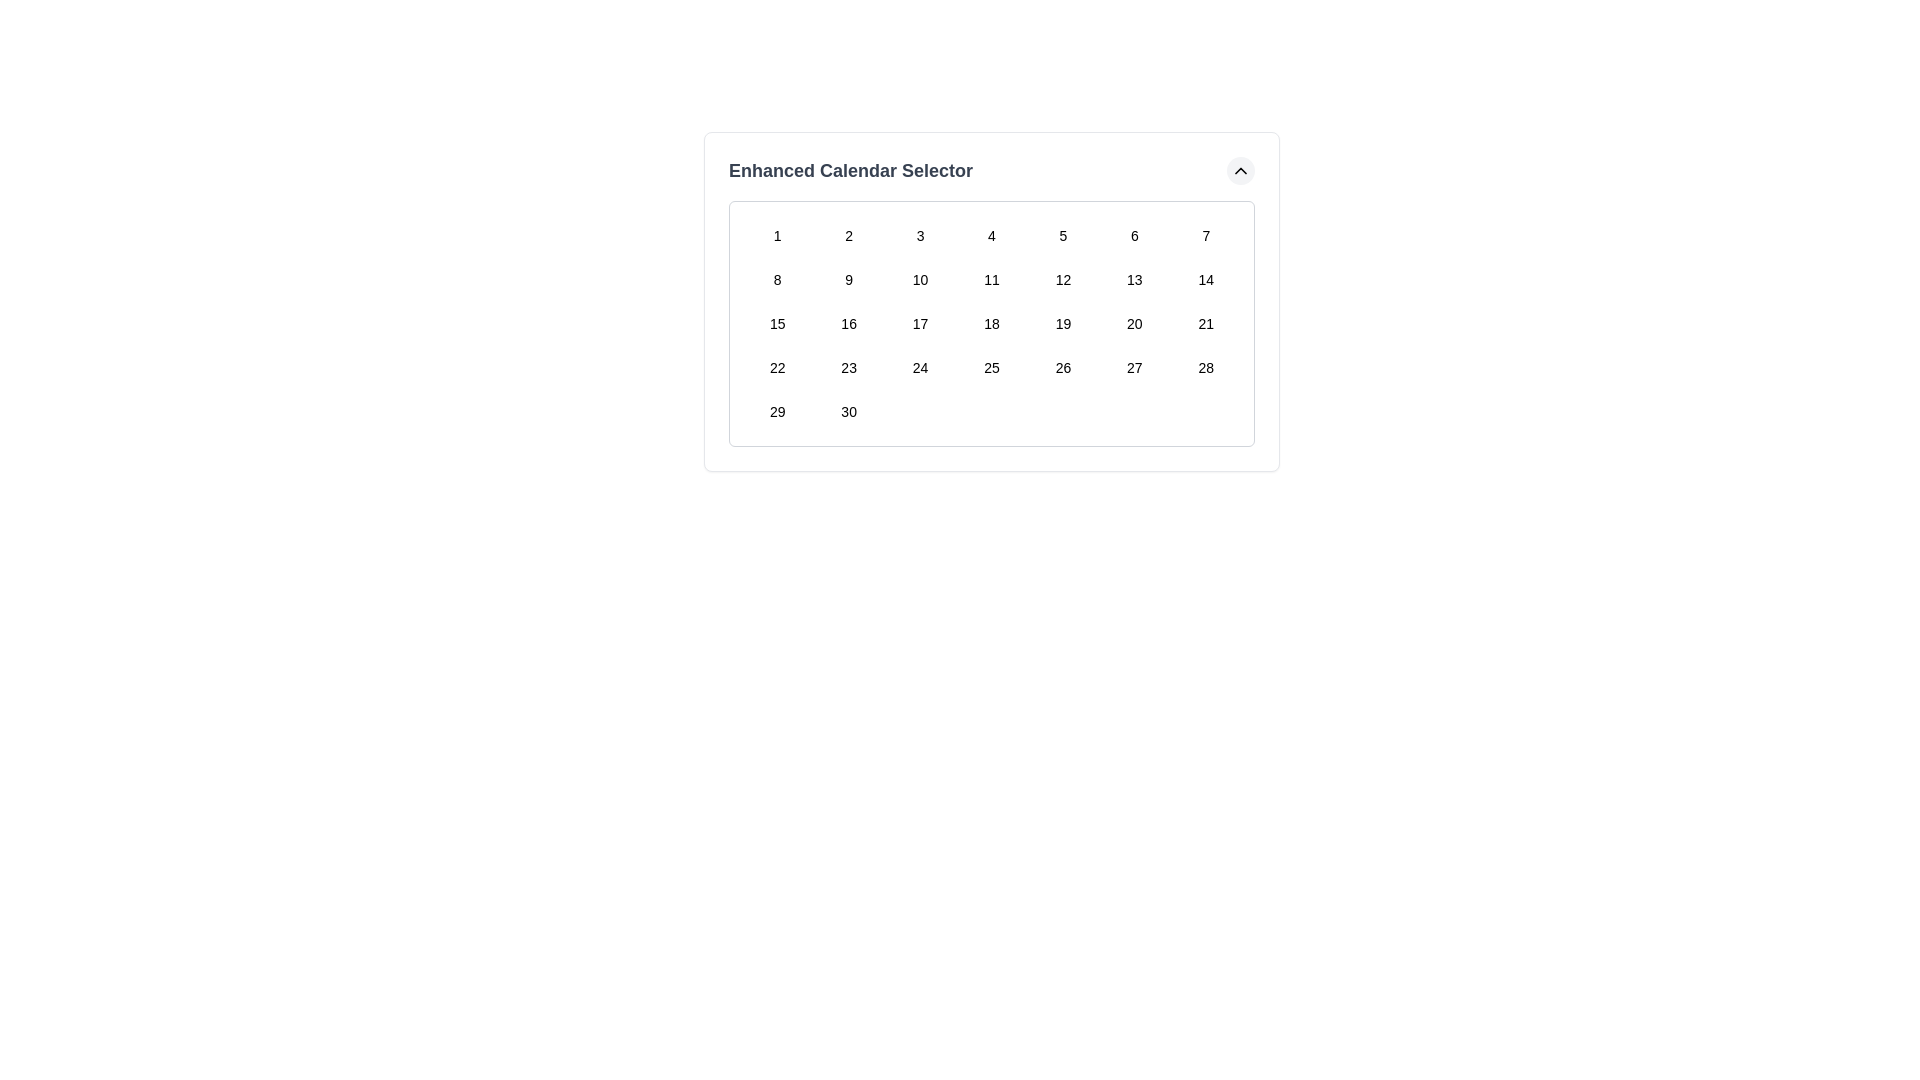 This screenshot has height=1080, width=1920. I want to click on the calendar cell button containing the number '16' to trigger its hover effects, so click(849, 323).